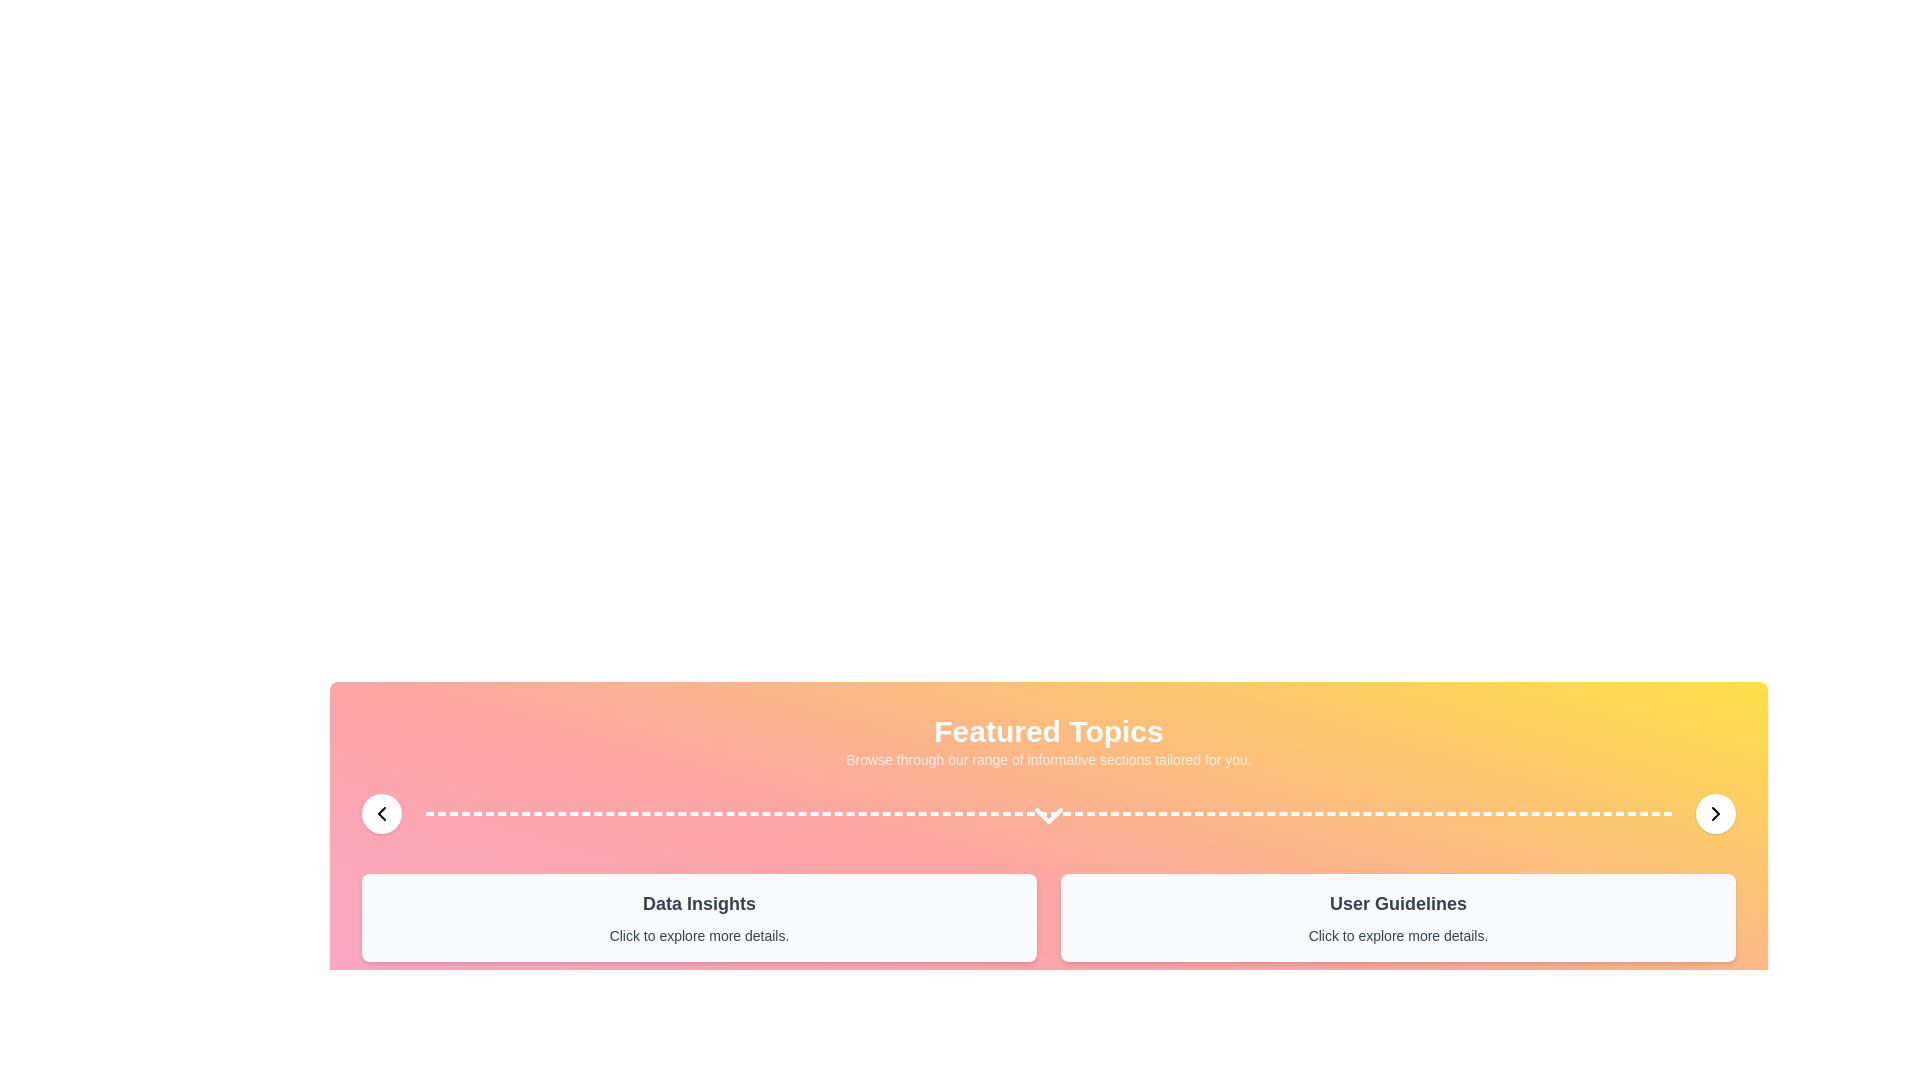 Image resolution: width=1920 pixels, height=1080 pixels. I want to click on the text label that reads 'Click, so click(1397, 936).